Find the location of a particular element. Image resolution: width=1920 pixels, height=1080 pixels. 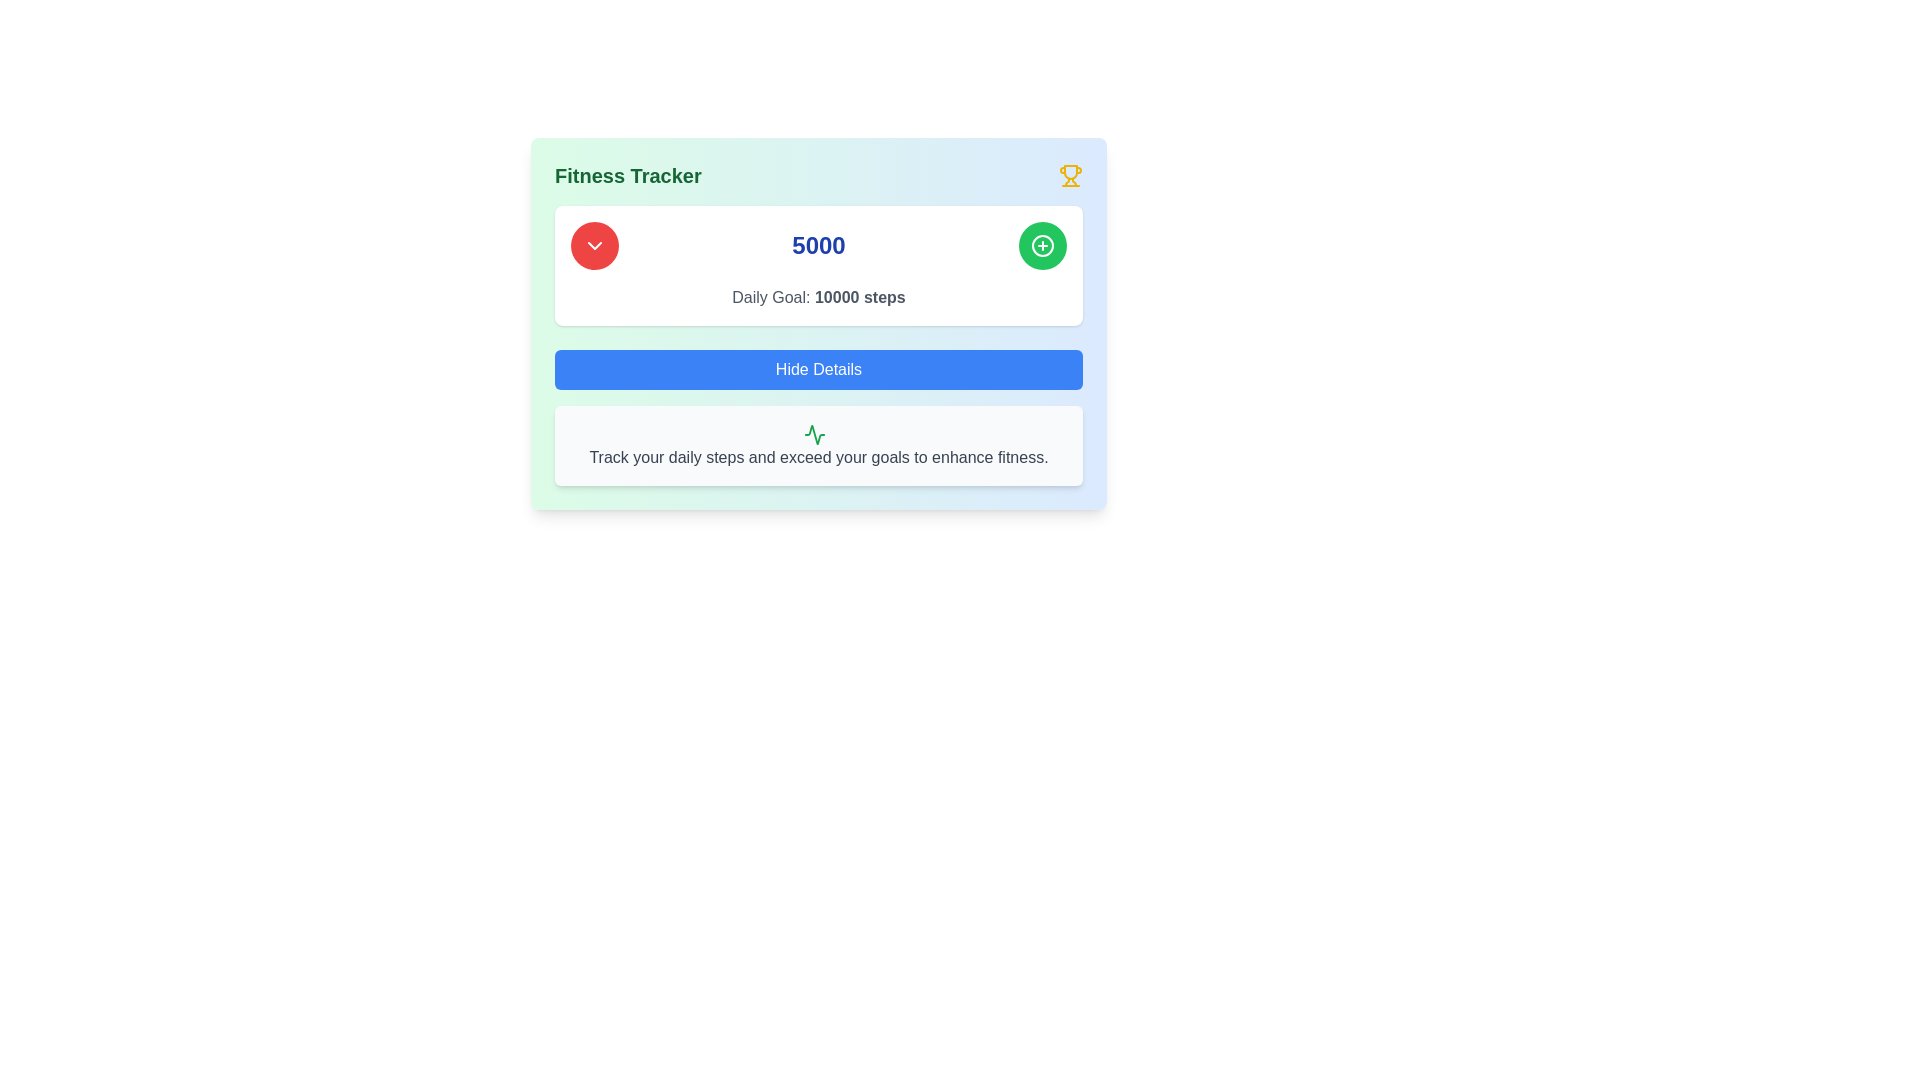

the static text element displaying the daily activity goal of '10000 steps', which is styled in bold and located centrally in the interface is located at coordinates (860, 297).